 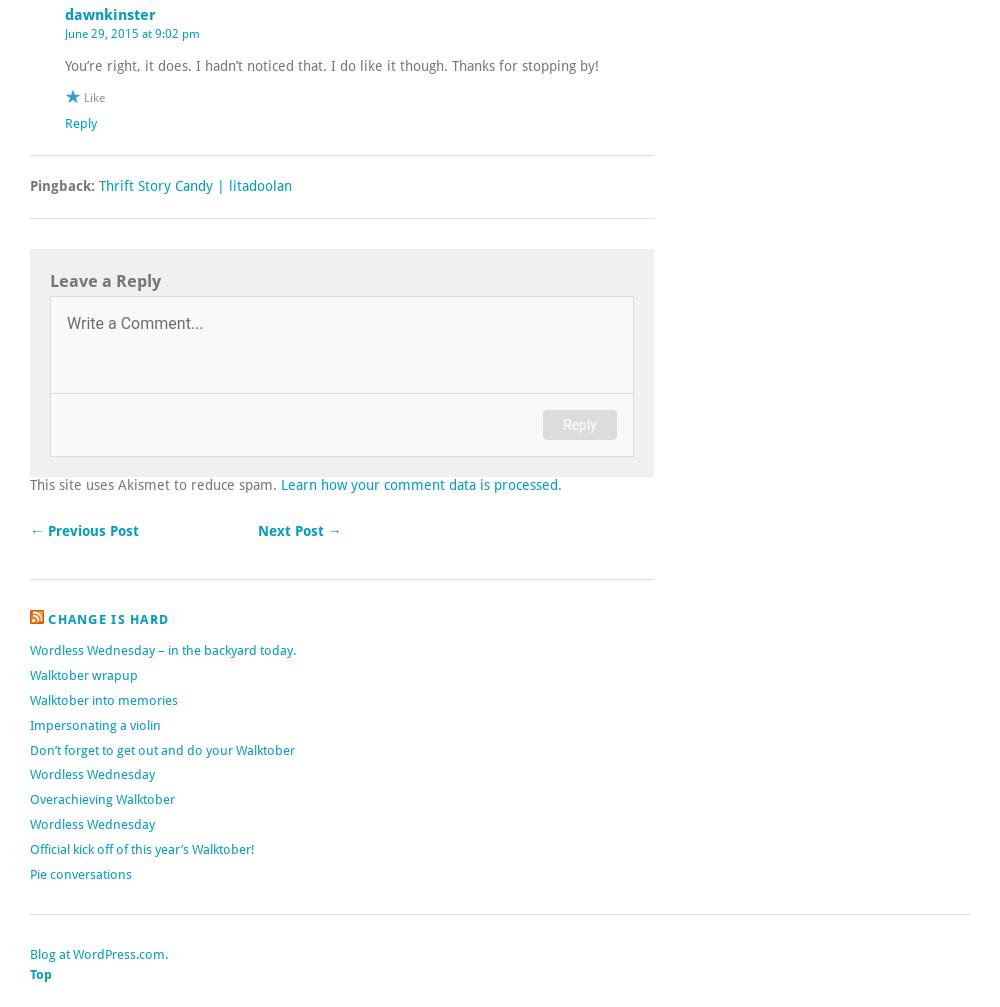 I want to click on 'Pingback:', so click(x=63, y=184).